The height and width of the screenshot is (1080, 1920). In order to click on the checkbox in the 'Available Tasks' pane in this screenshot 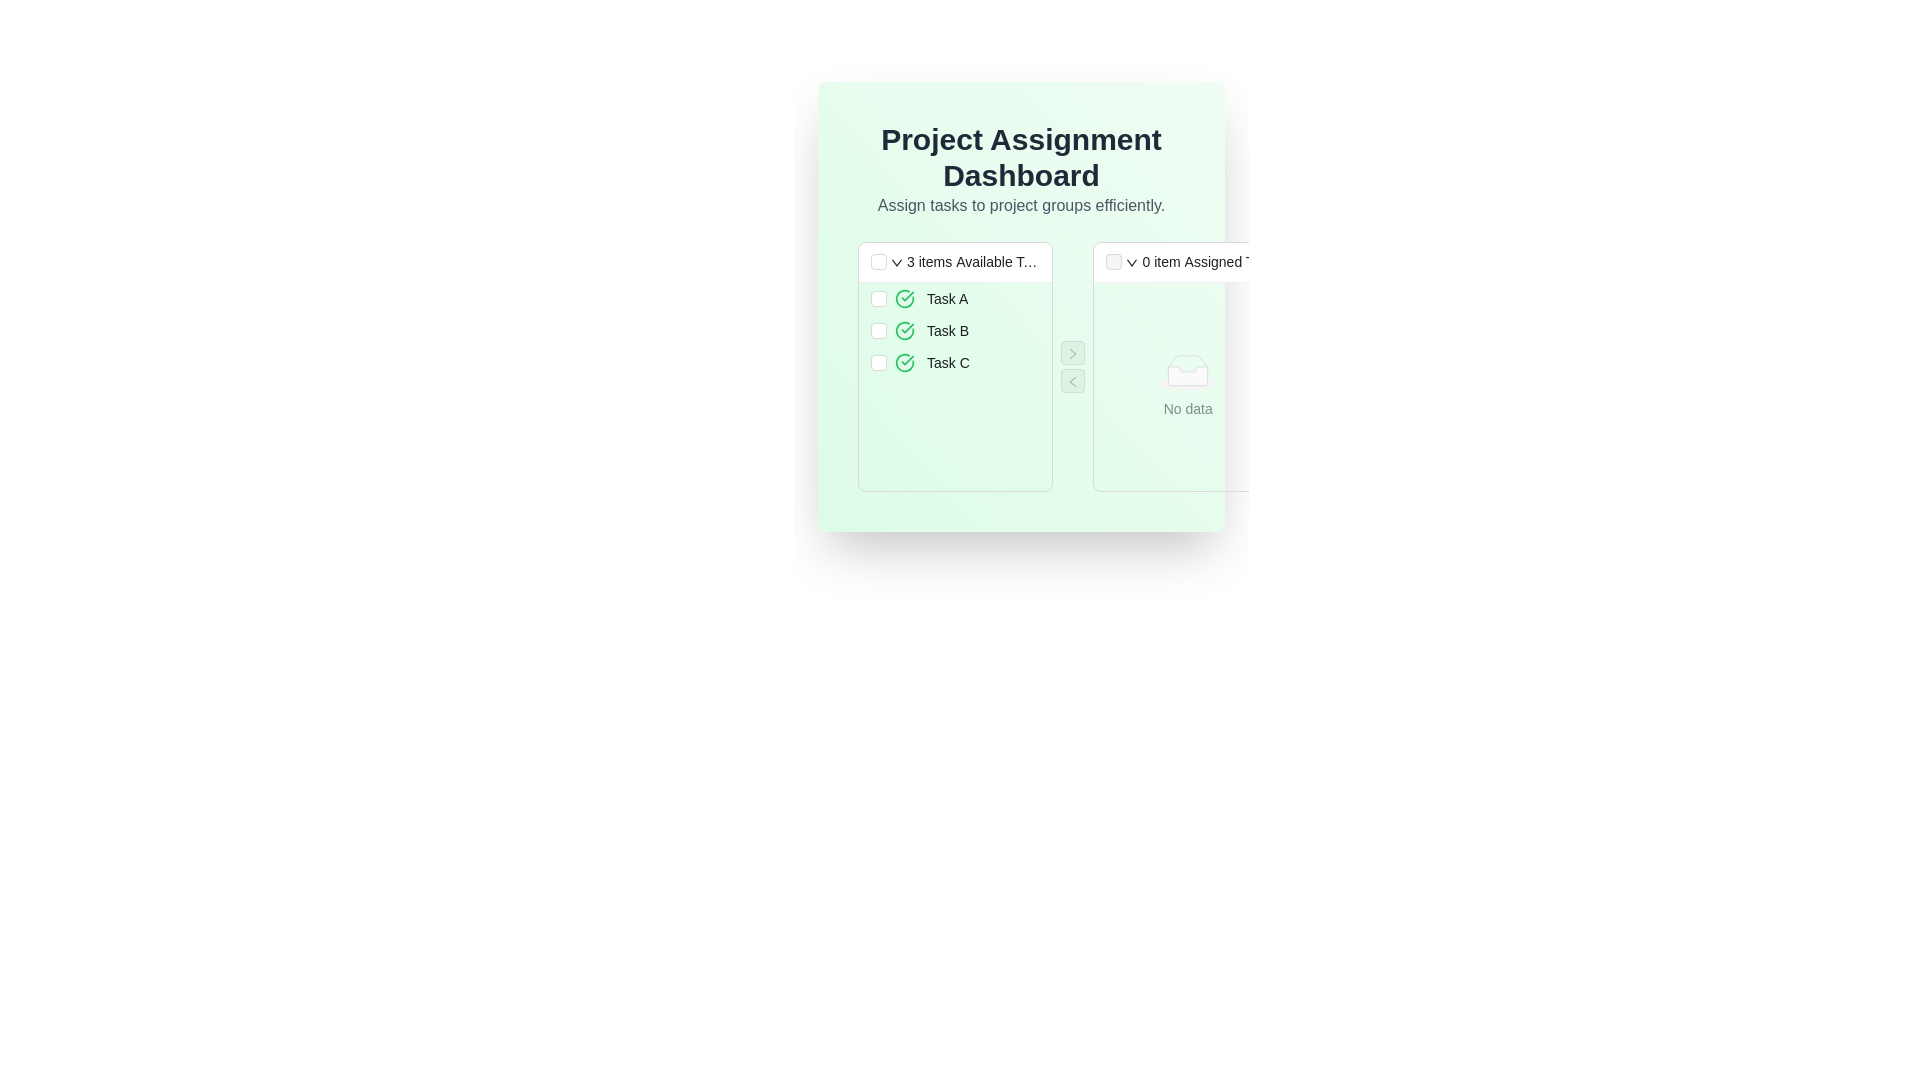, I will do `click(1021, 366)`.